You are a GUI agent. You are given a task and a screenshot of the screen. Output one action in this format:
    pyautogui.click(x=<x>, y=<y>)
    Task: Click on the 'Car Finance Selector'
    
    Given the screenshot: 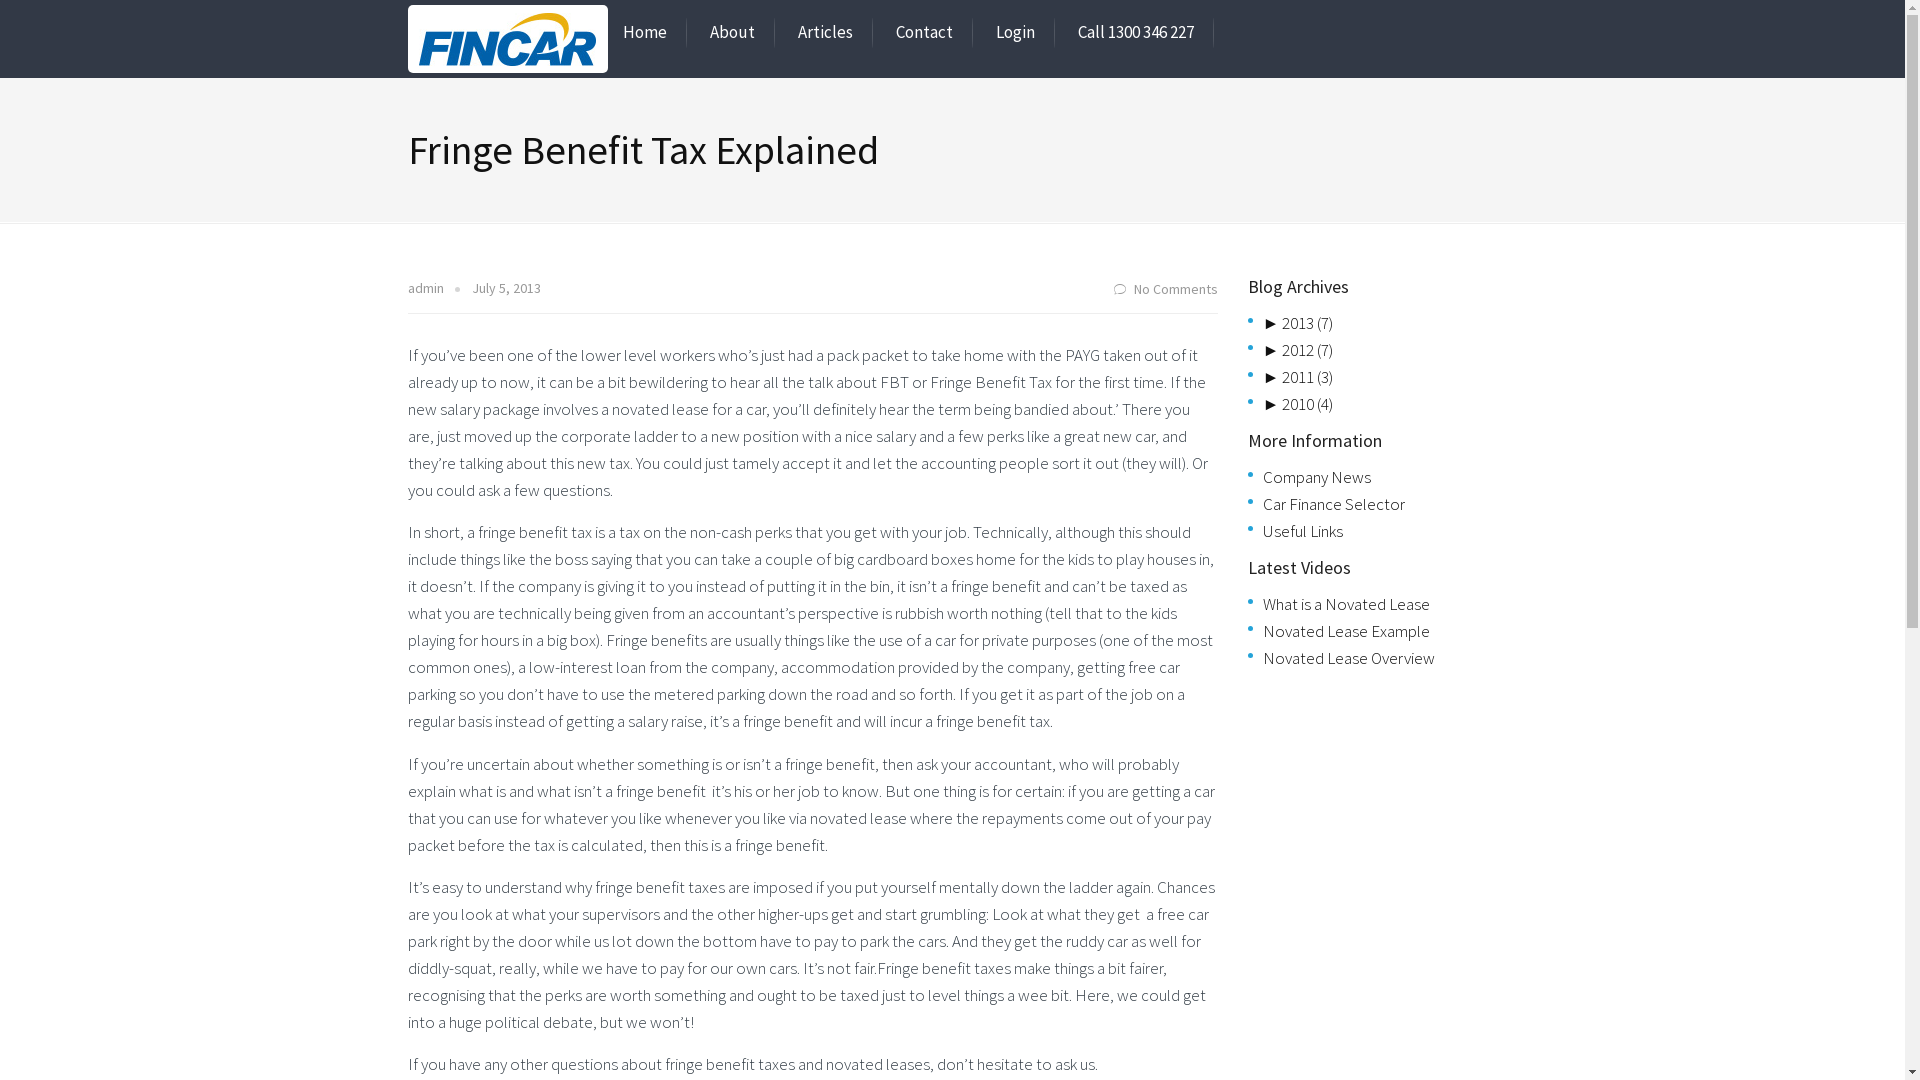 What is the action you would take?
    pyautogui.click(x=1333, y=503)
    